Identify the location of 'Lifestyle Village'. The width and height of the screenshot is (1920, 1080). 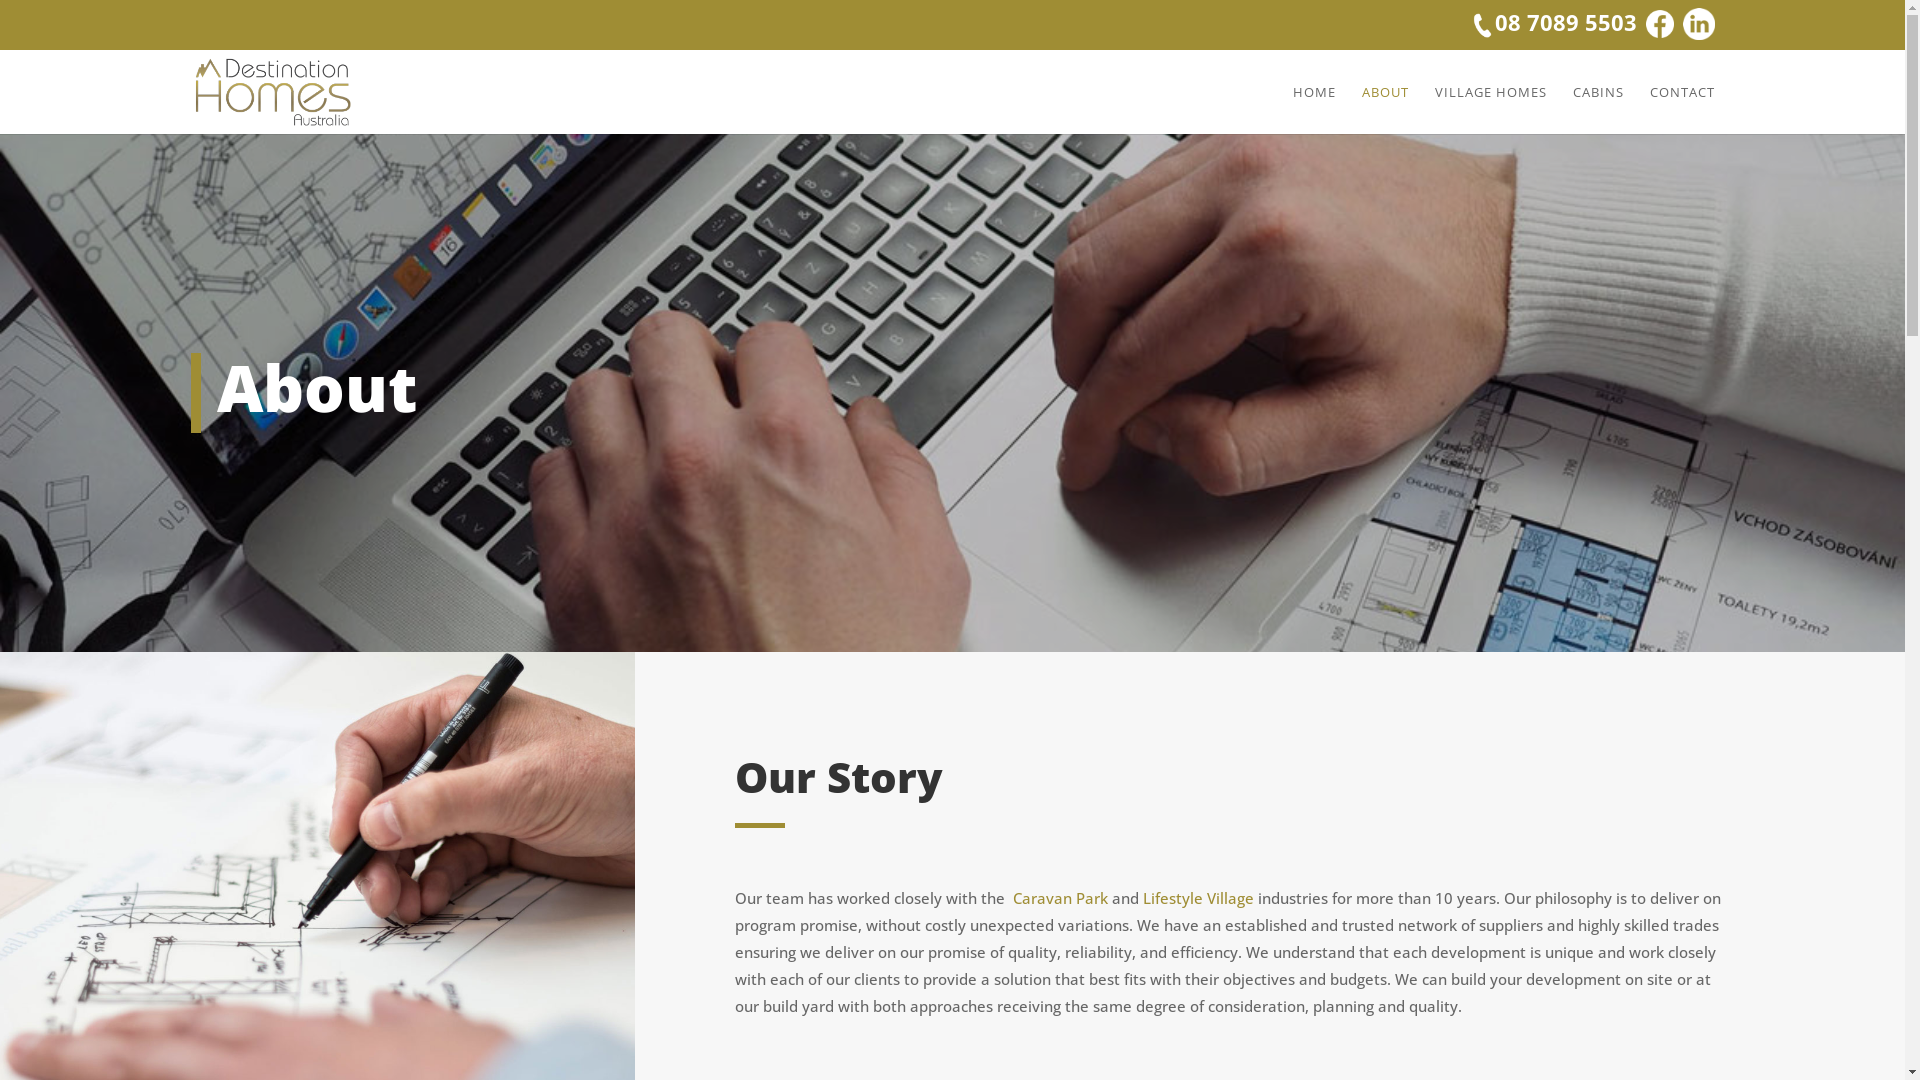
(1200, 897).